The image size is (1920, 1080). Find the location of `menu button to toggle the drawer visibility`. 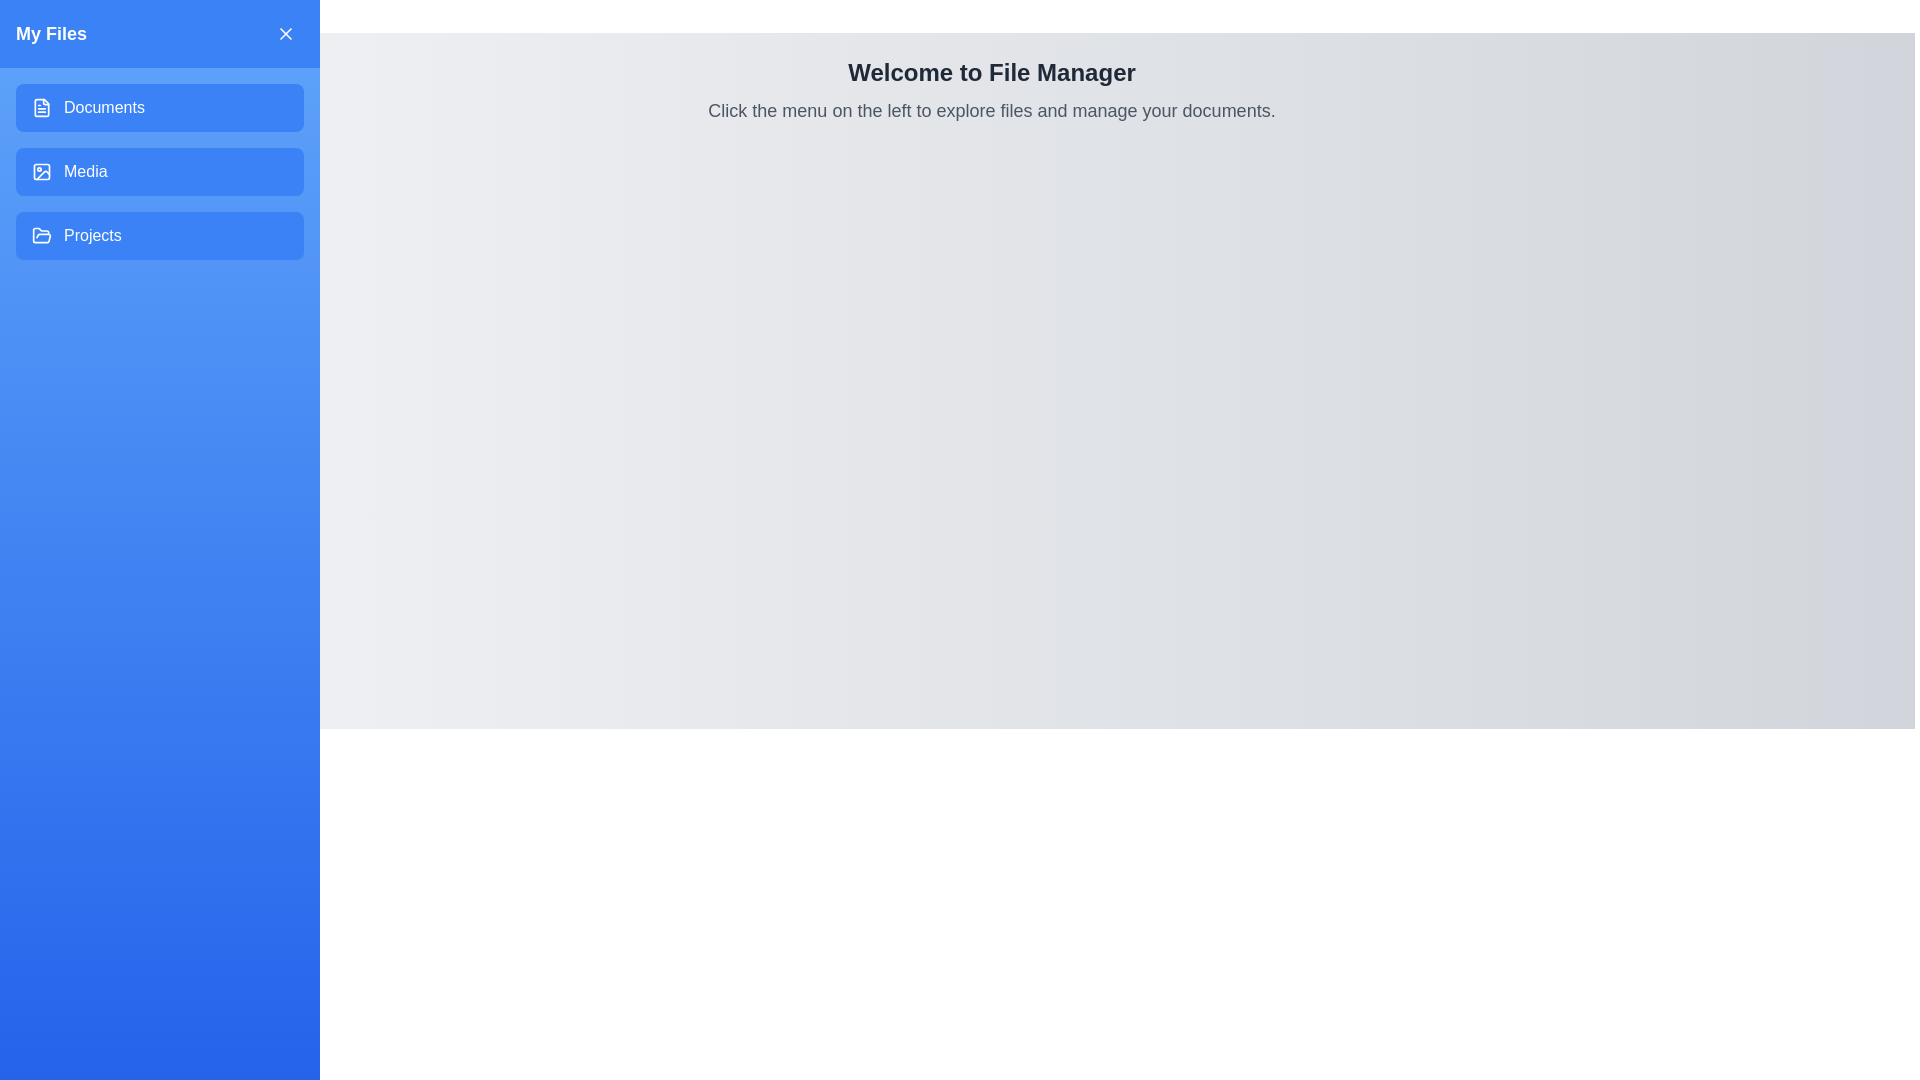

menu button to toggle the drawer visibility is located at coordinates (43, 43).